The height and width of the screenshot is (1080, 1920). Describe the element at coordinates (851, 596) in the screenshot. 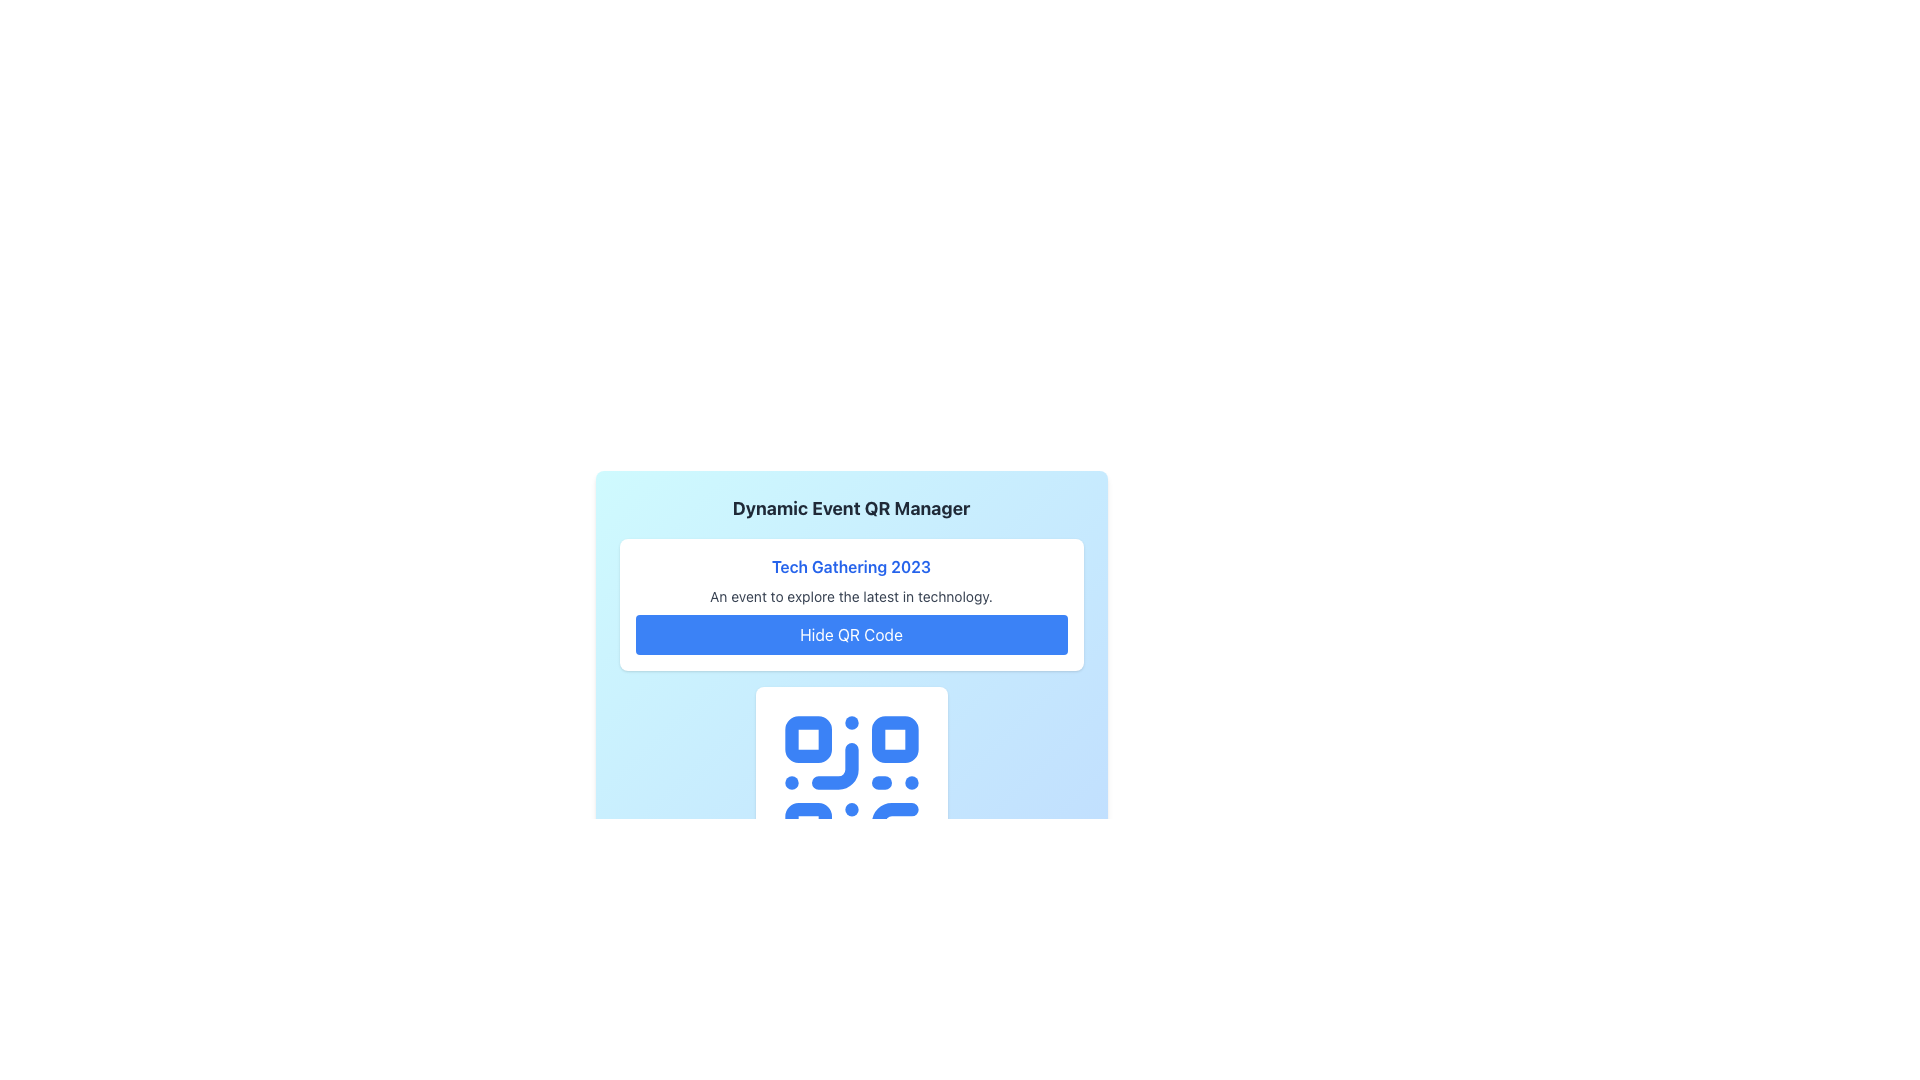

I see `the static text element that reads 'An event` at that location.